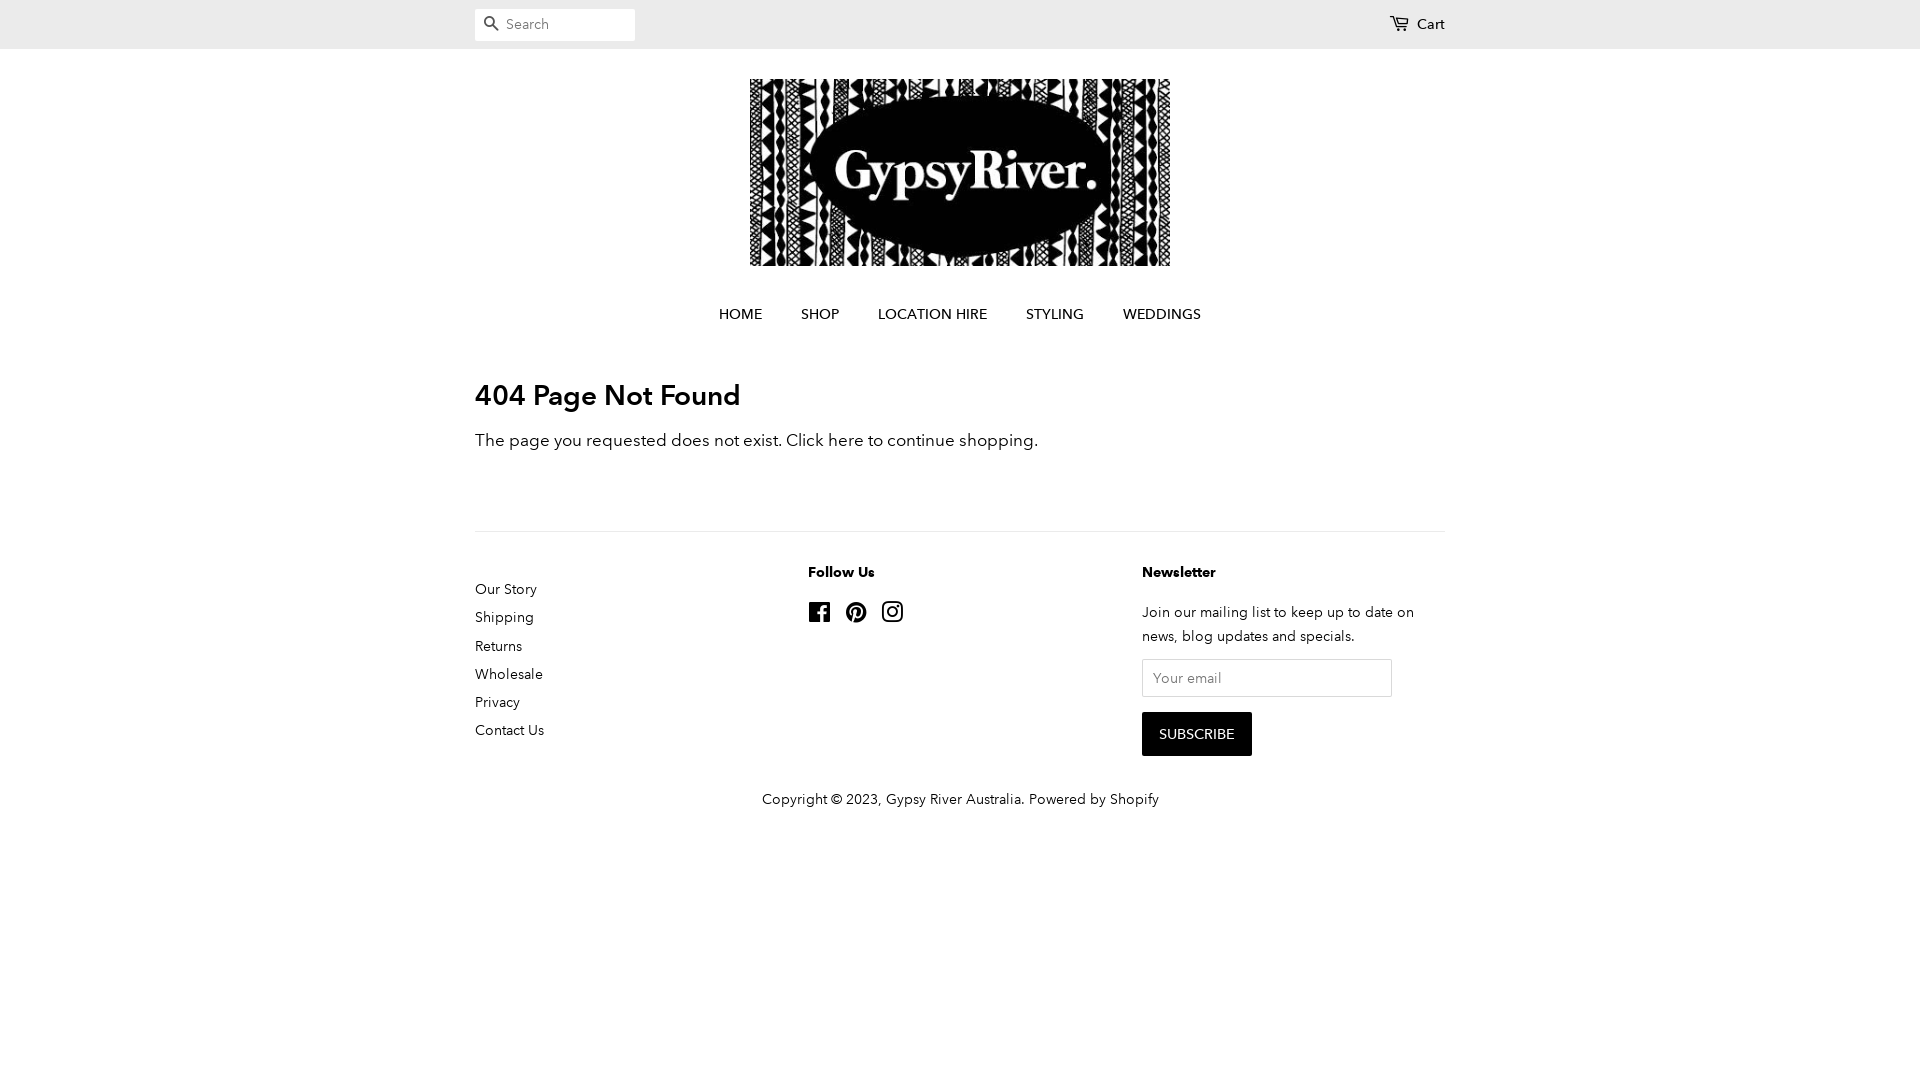 Image resolution: width=1920 pixels, height=1080 pixels. What do you see at coordinates (505, 588) in the screenshot?
I see `'Our Story'` at bounding box center [505, 588].